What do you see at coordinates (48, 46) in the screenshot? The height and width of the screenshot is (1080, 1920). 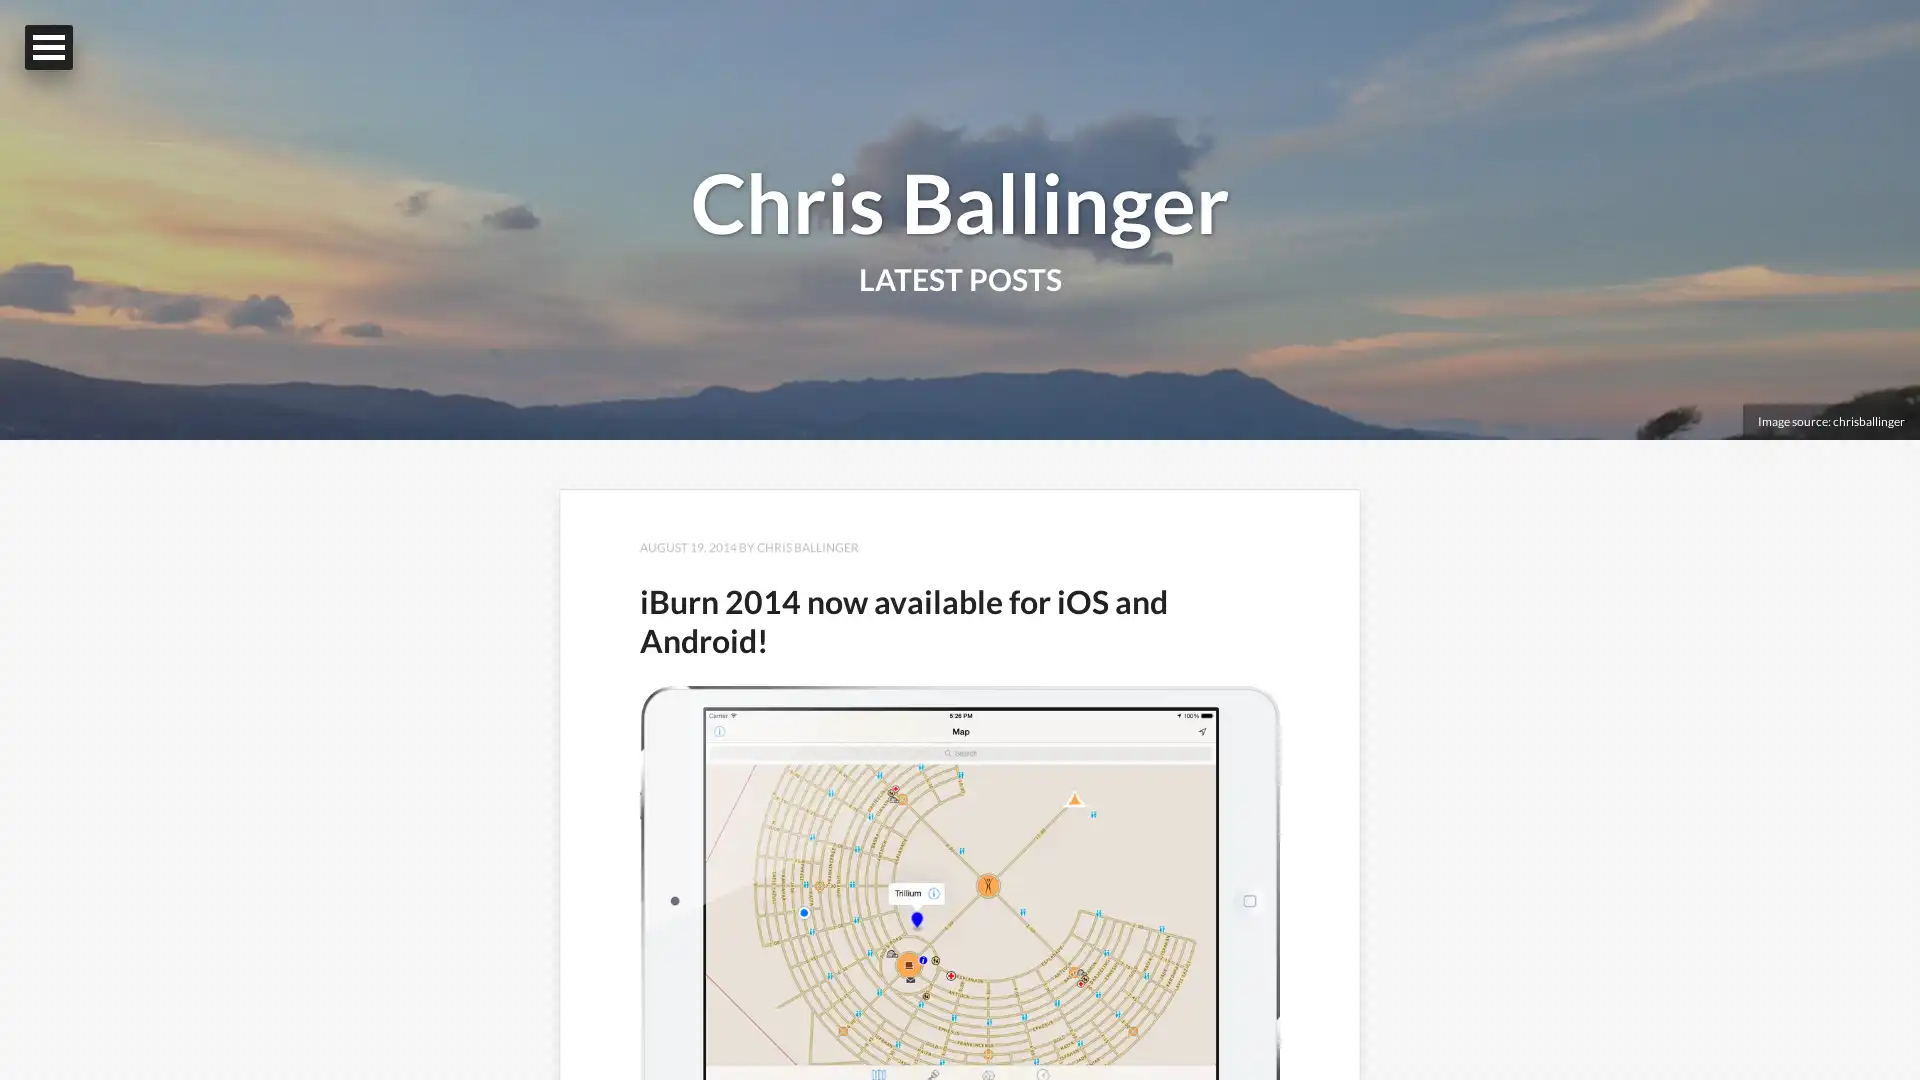 I see `Open Menu` at bounding box center [48, 46].